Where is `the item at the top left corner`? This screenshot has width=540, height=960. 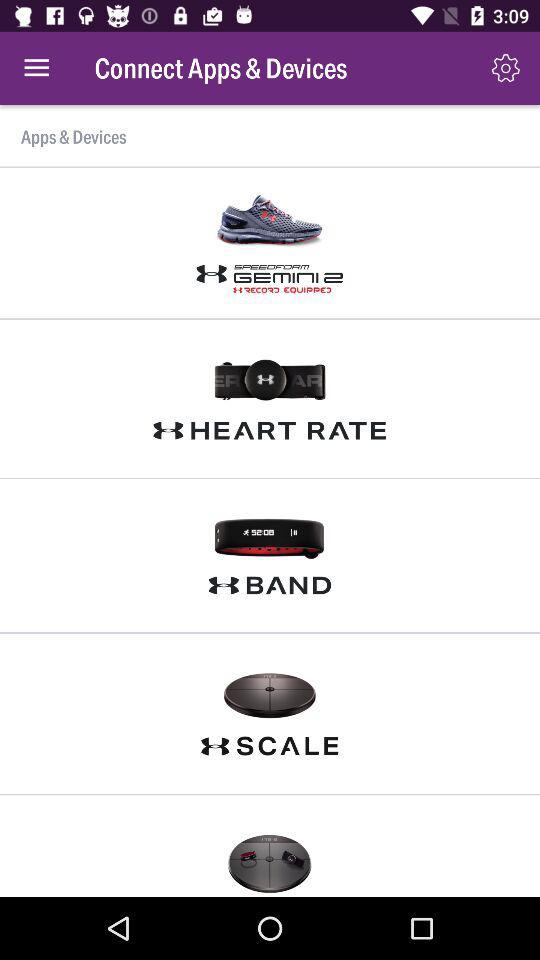
the item at the top left corner is located at coordinates (36, 68).